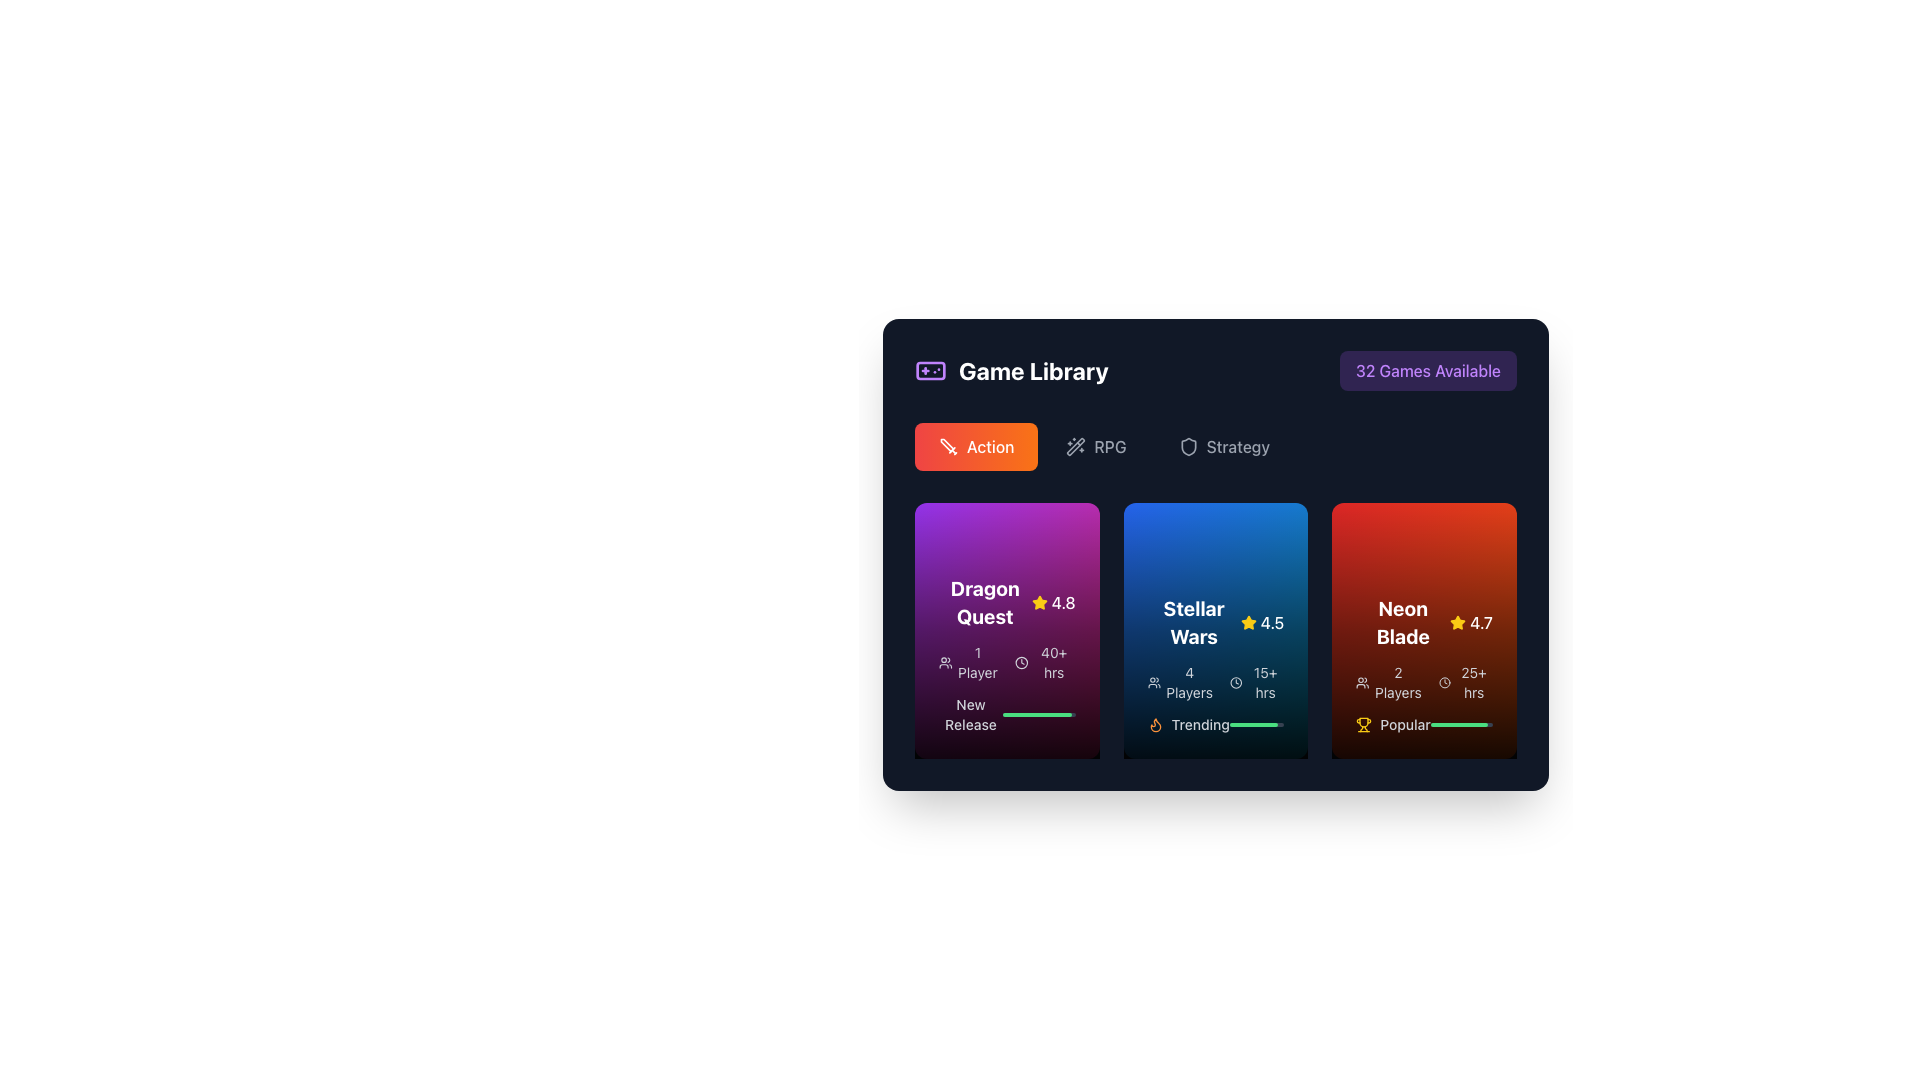 The width and height of the screenshot is (1920, 1080). I want to click on the static text label indicating the popularity of the game 'Neon Blade', located at the bottom section of the card, to the right of the trophy icon, so click(1404, 725).